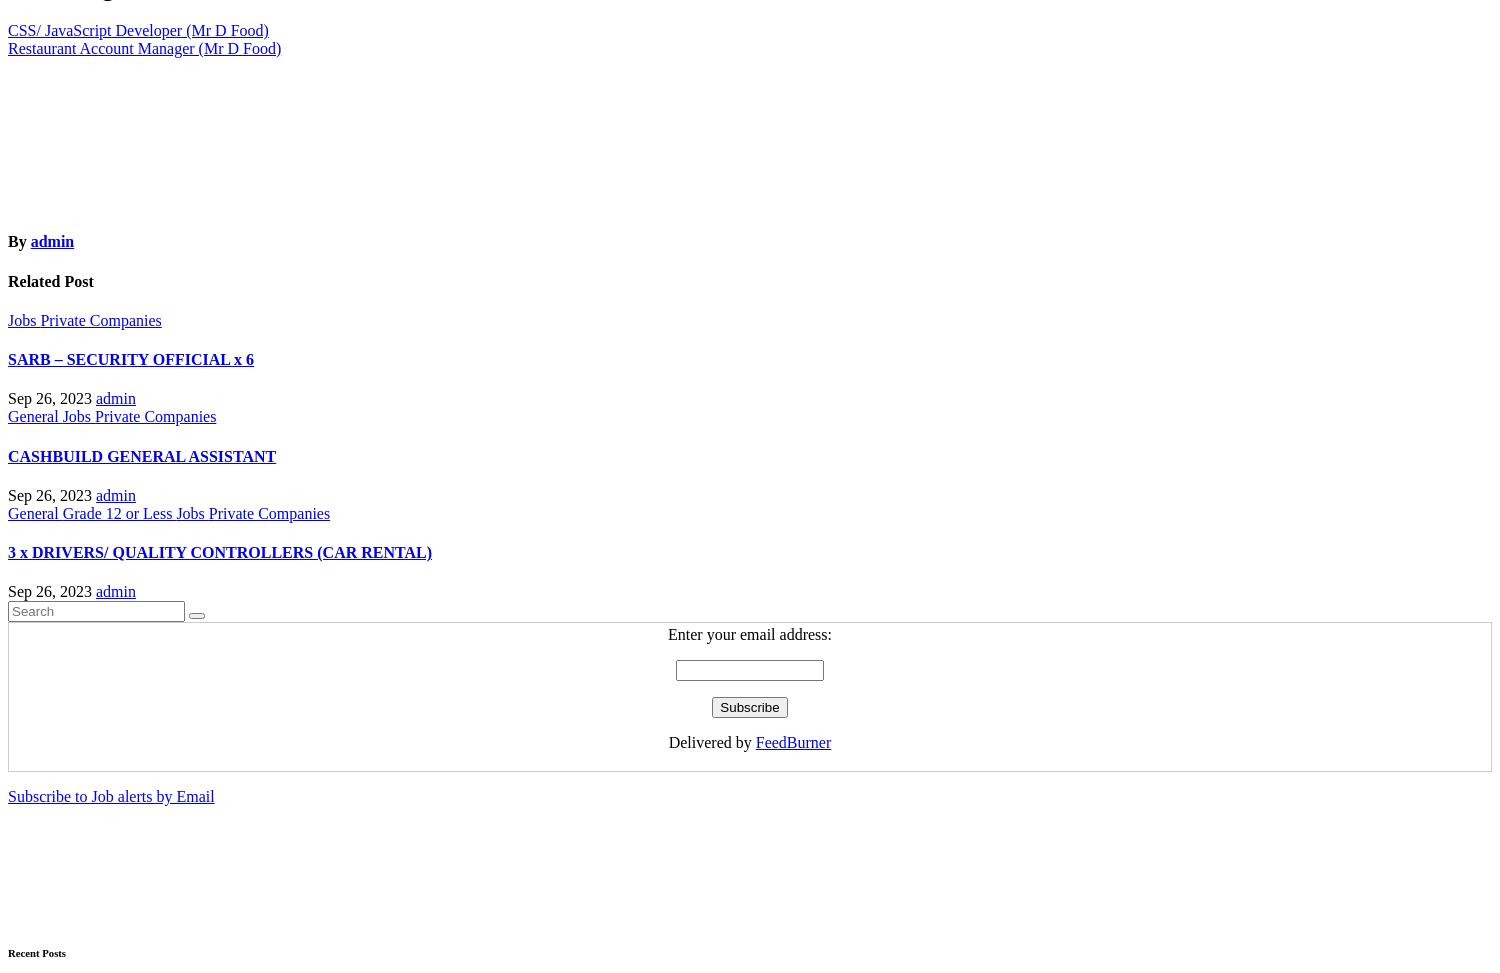 The image size is (1500, 973). I want to click on 'SARB – SECURITY OFFICIAL x 6', so click(130, 358).